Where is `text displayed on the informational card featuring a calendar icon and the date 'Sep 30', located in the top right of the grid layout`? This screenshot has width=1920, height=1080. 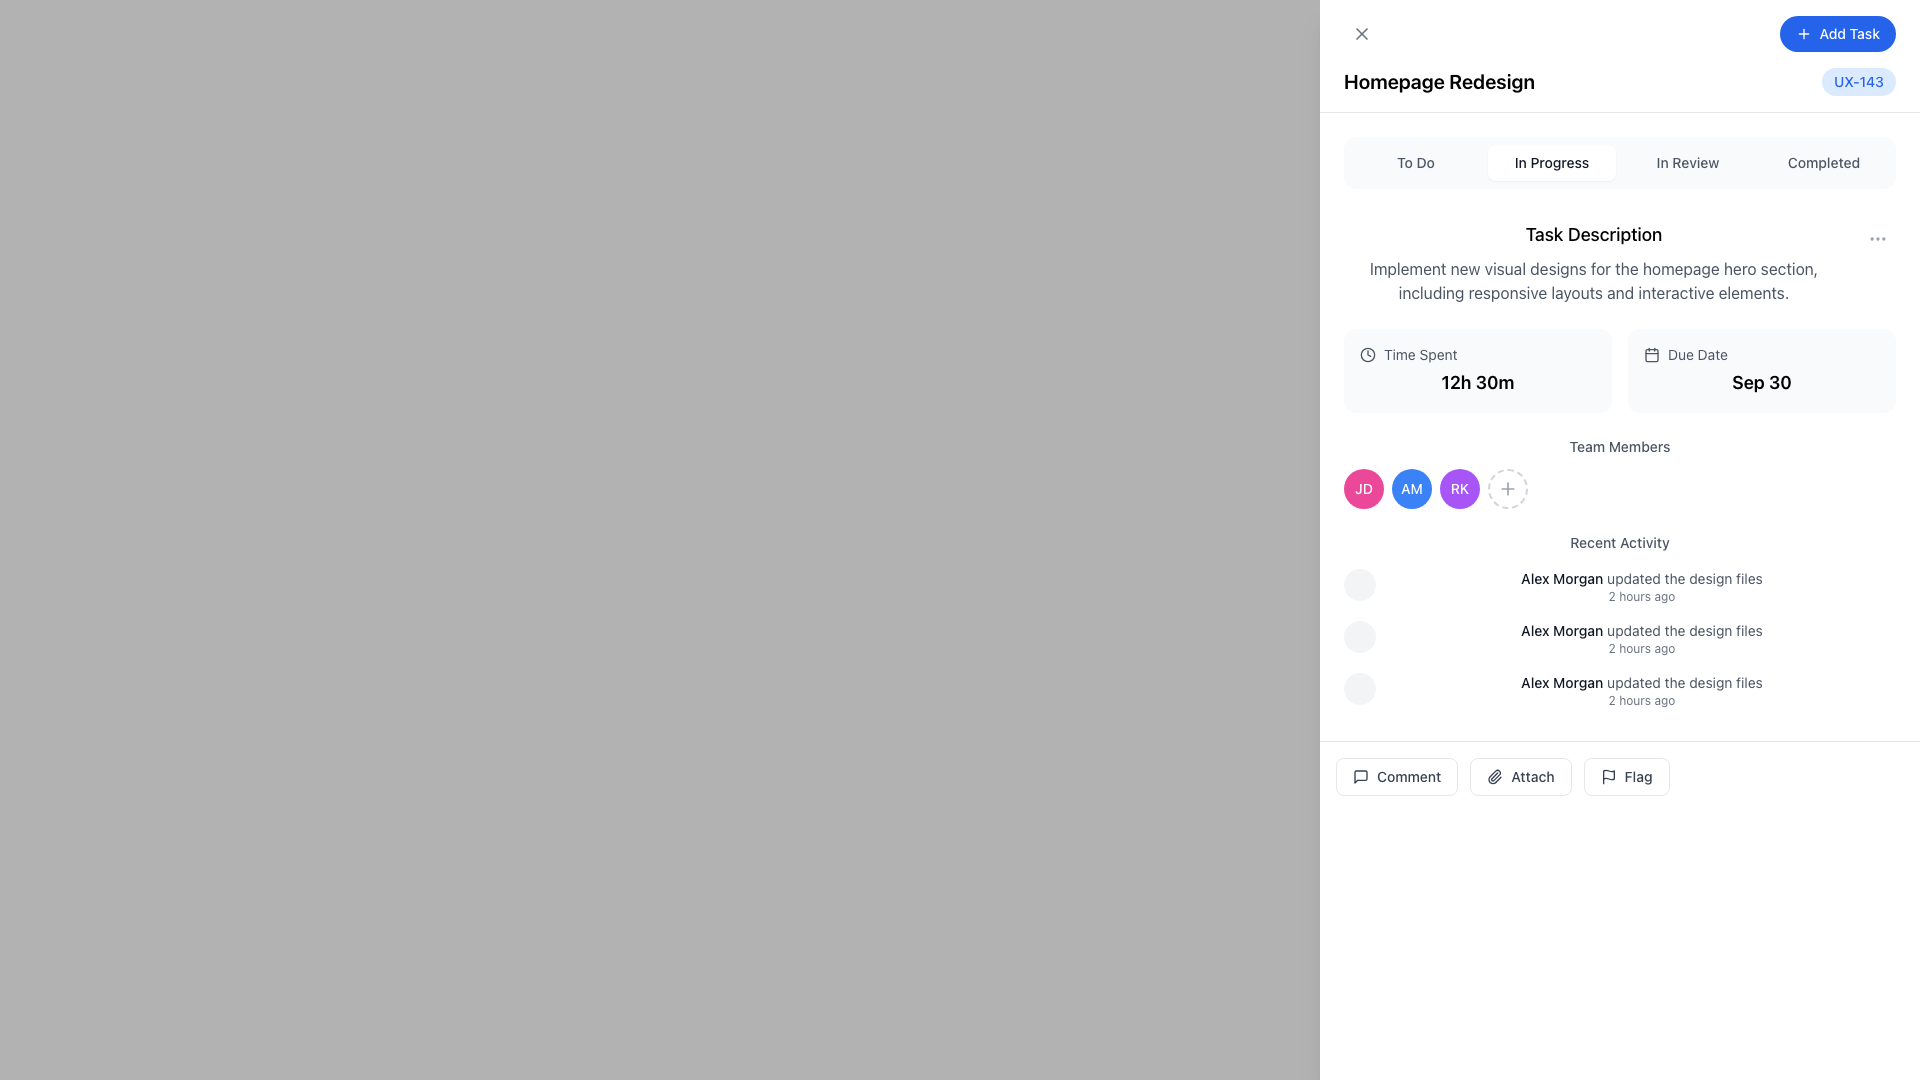
text displayed on the informational card featuring a calendar icon and the date 'Sep 30', located in the top right of the grid layout is located at coordinates (1761, 370).